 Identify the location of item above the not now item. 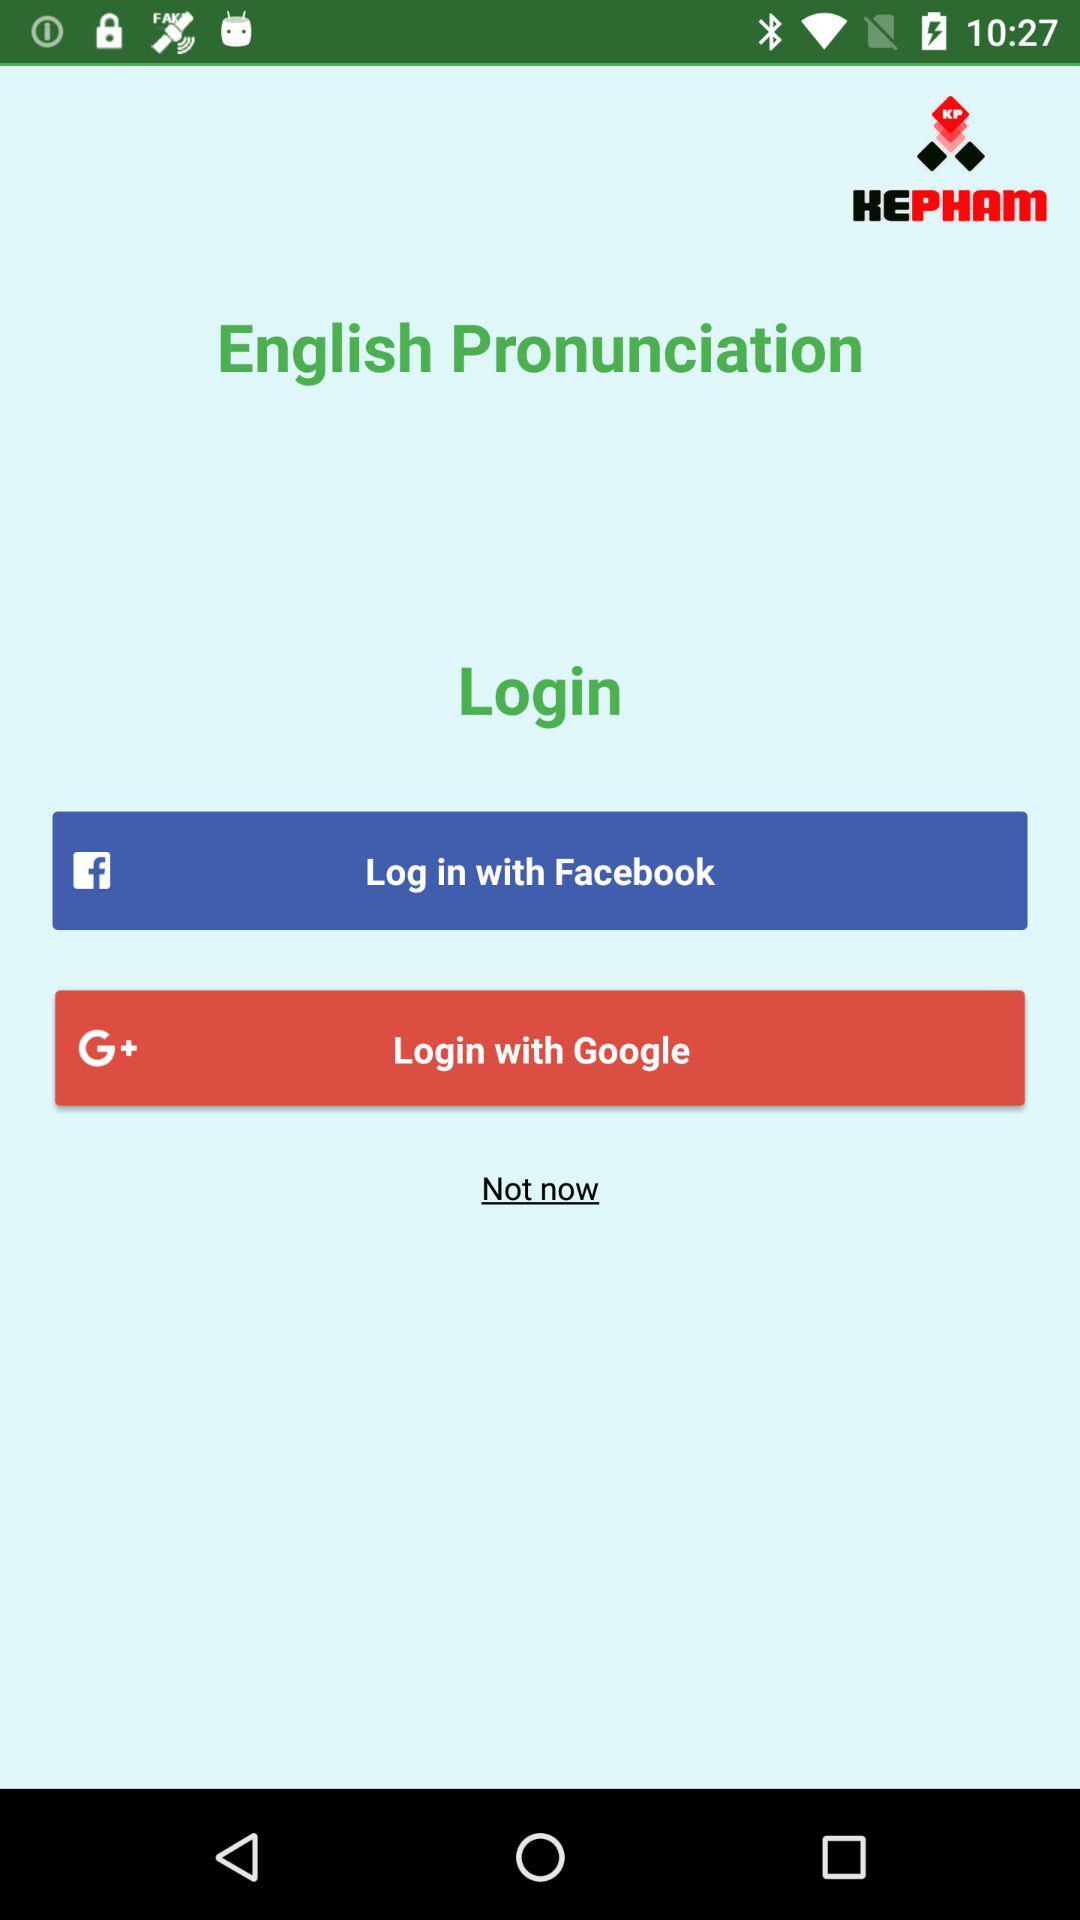
(540, 1047).